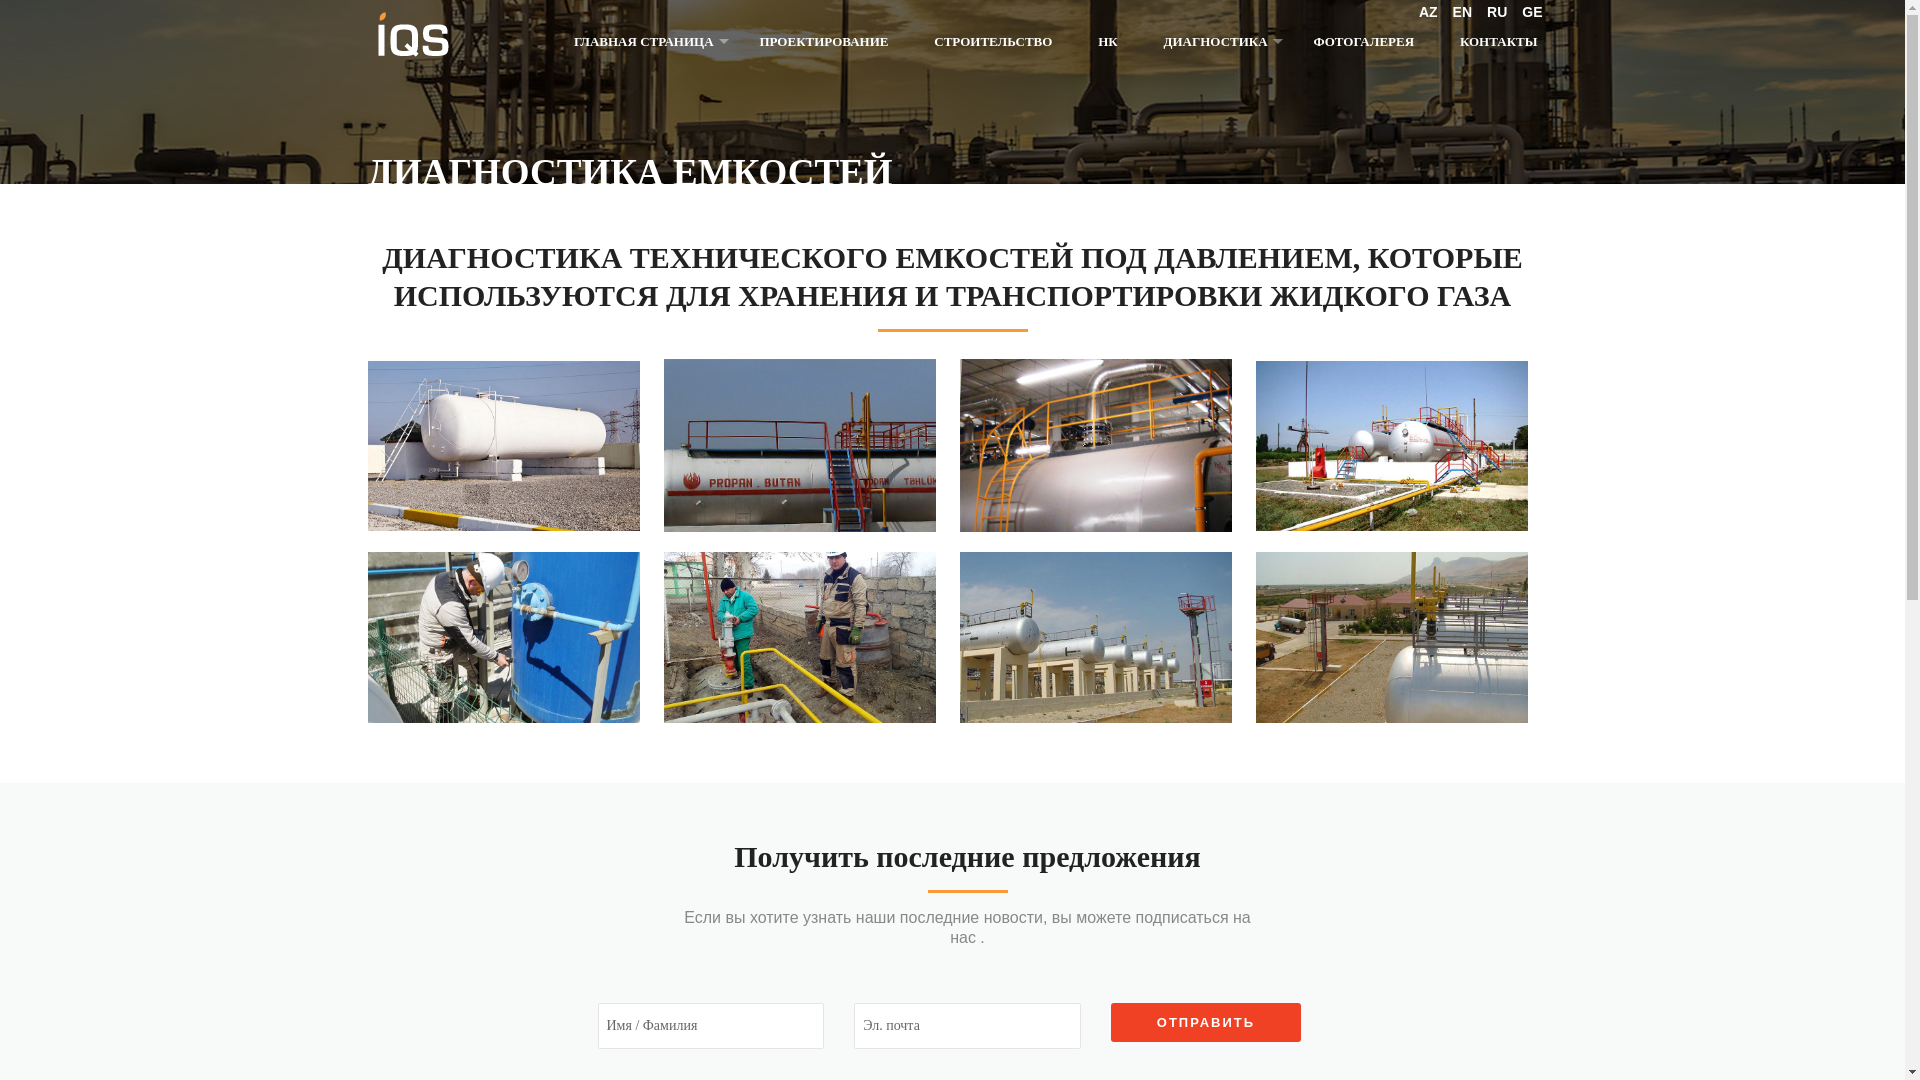 This screenshot has height=1080, width=1920. Describe the element at coordinates (1530, 11) in the screenshot. I see `'GE'` at that location.